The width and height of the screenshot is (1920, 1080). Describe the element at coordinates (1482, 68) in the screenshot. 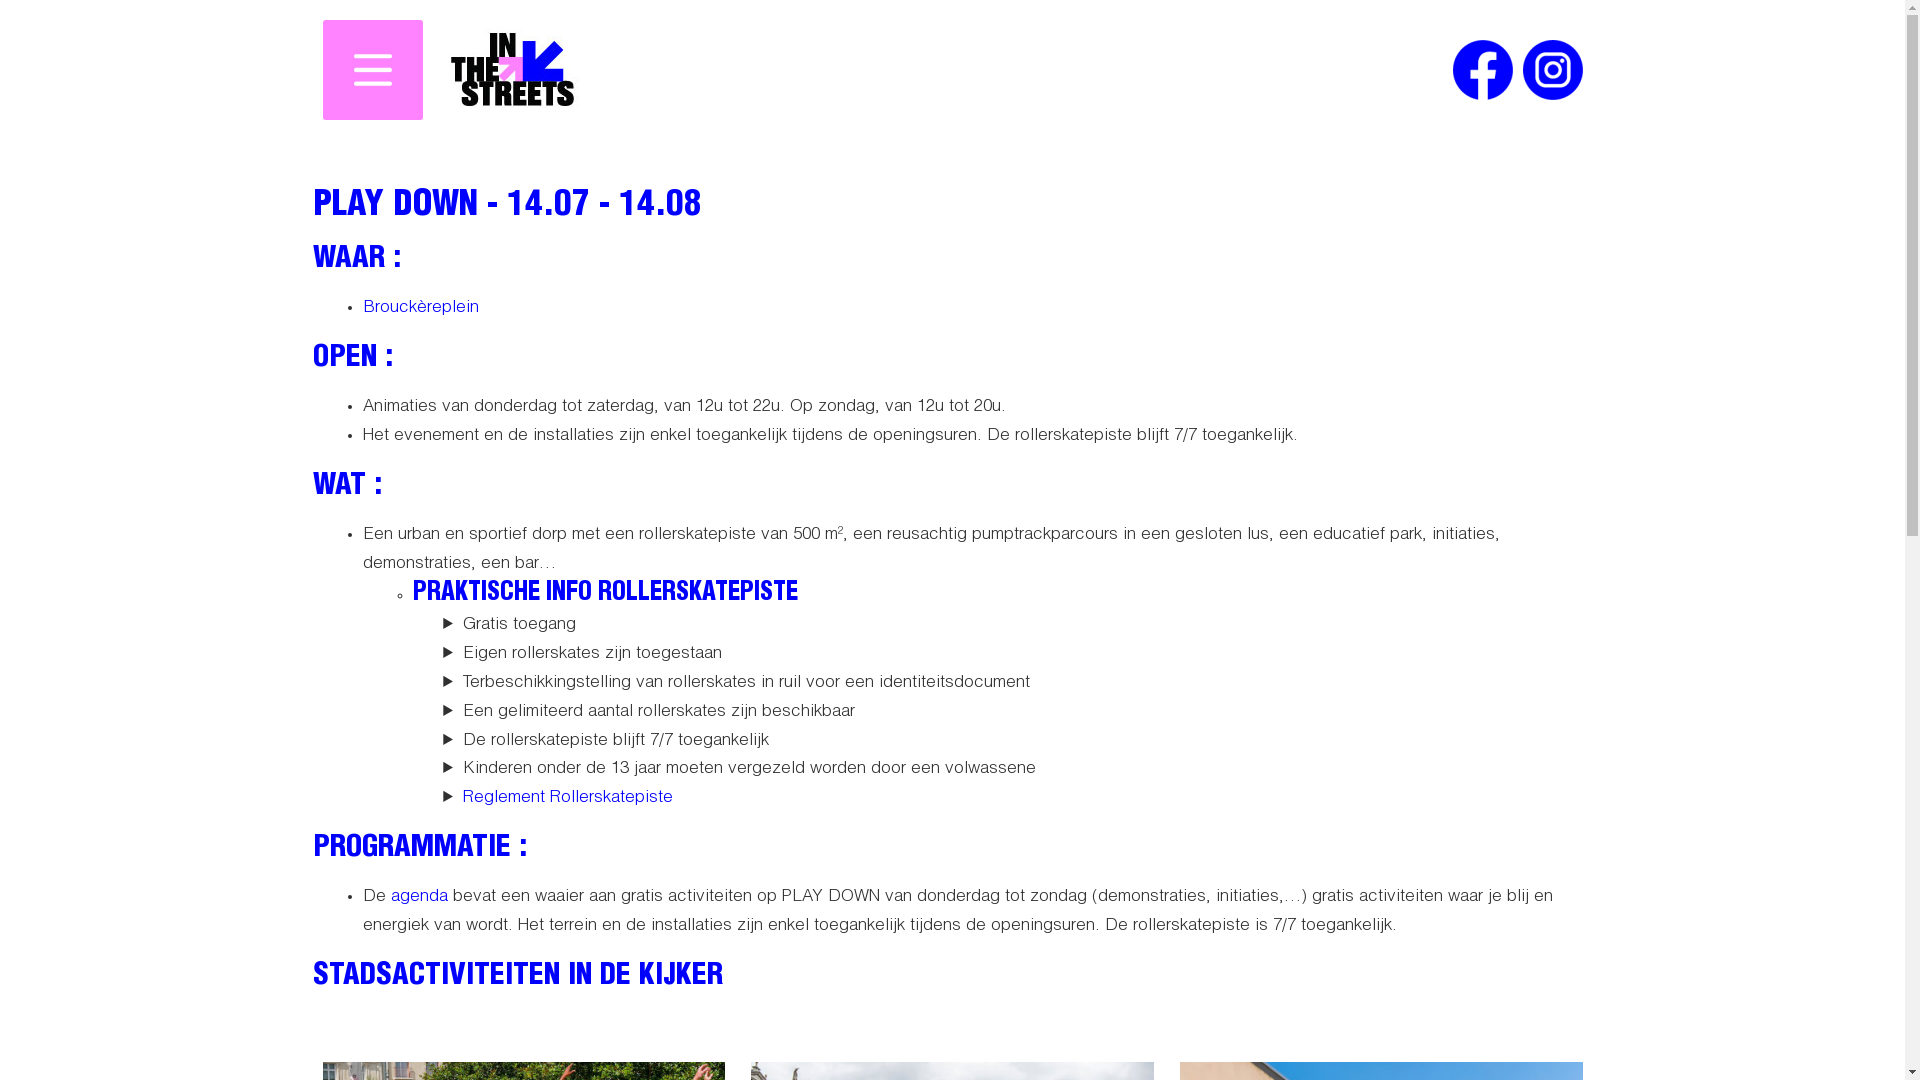

I see `'facebook-ico.png'` at that location.